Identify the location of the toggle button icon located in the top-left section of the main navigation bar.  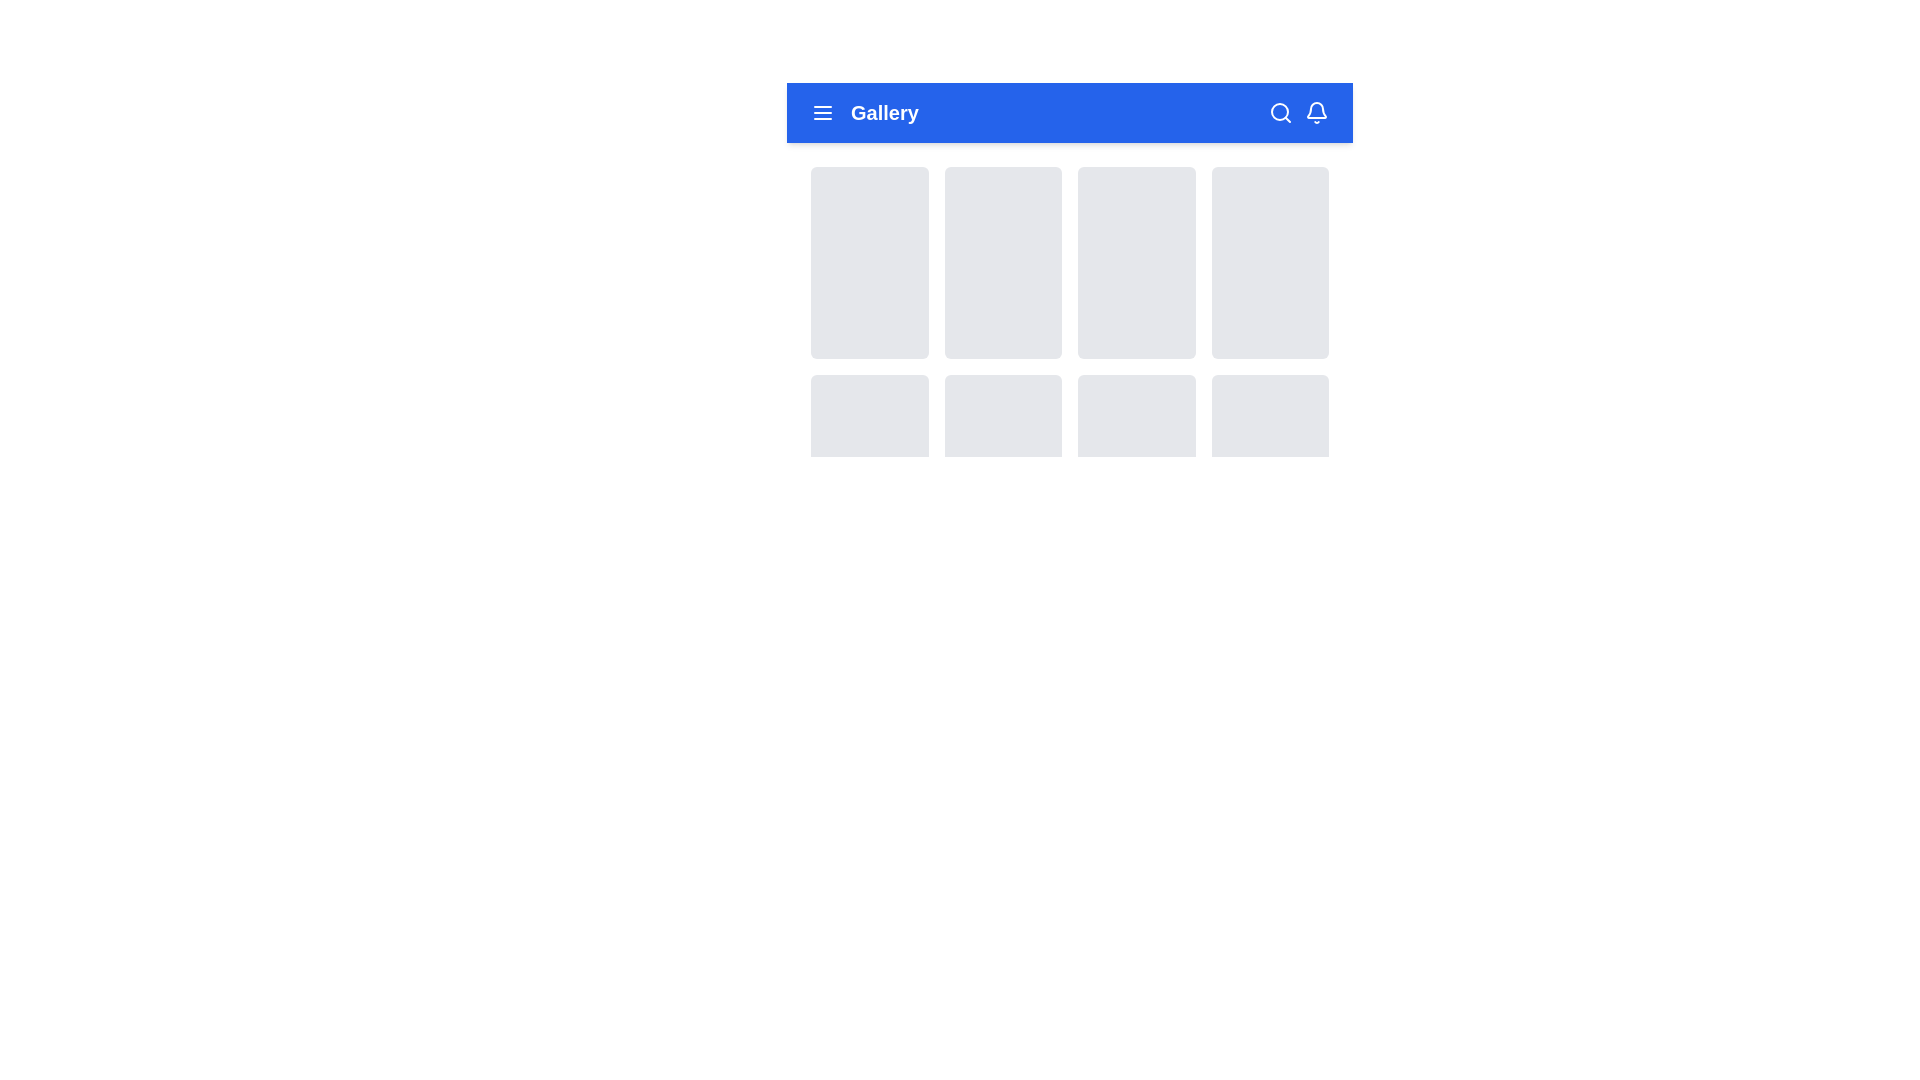
(822, 112).